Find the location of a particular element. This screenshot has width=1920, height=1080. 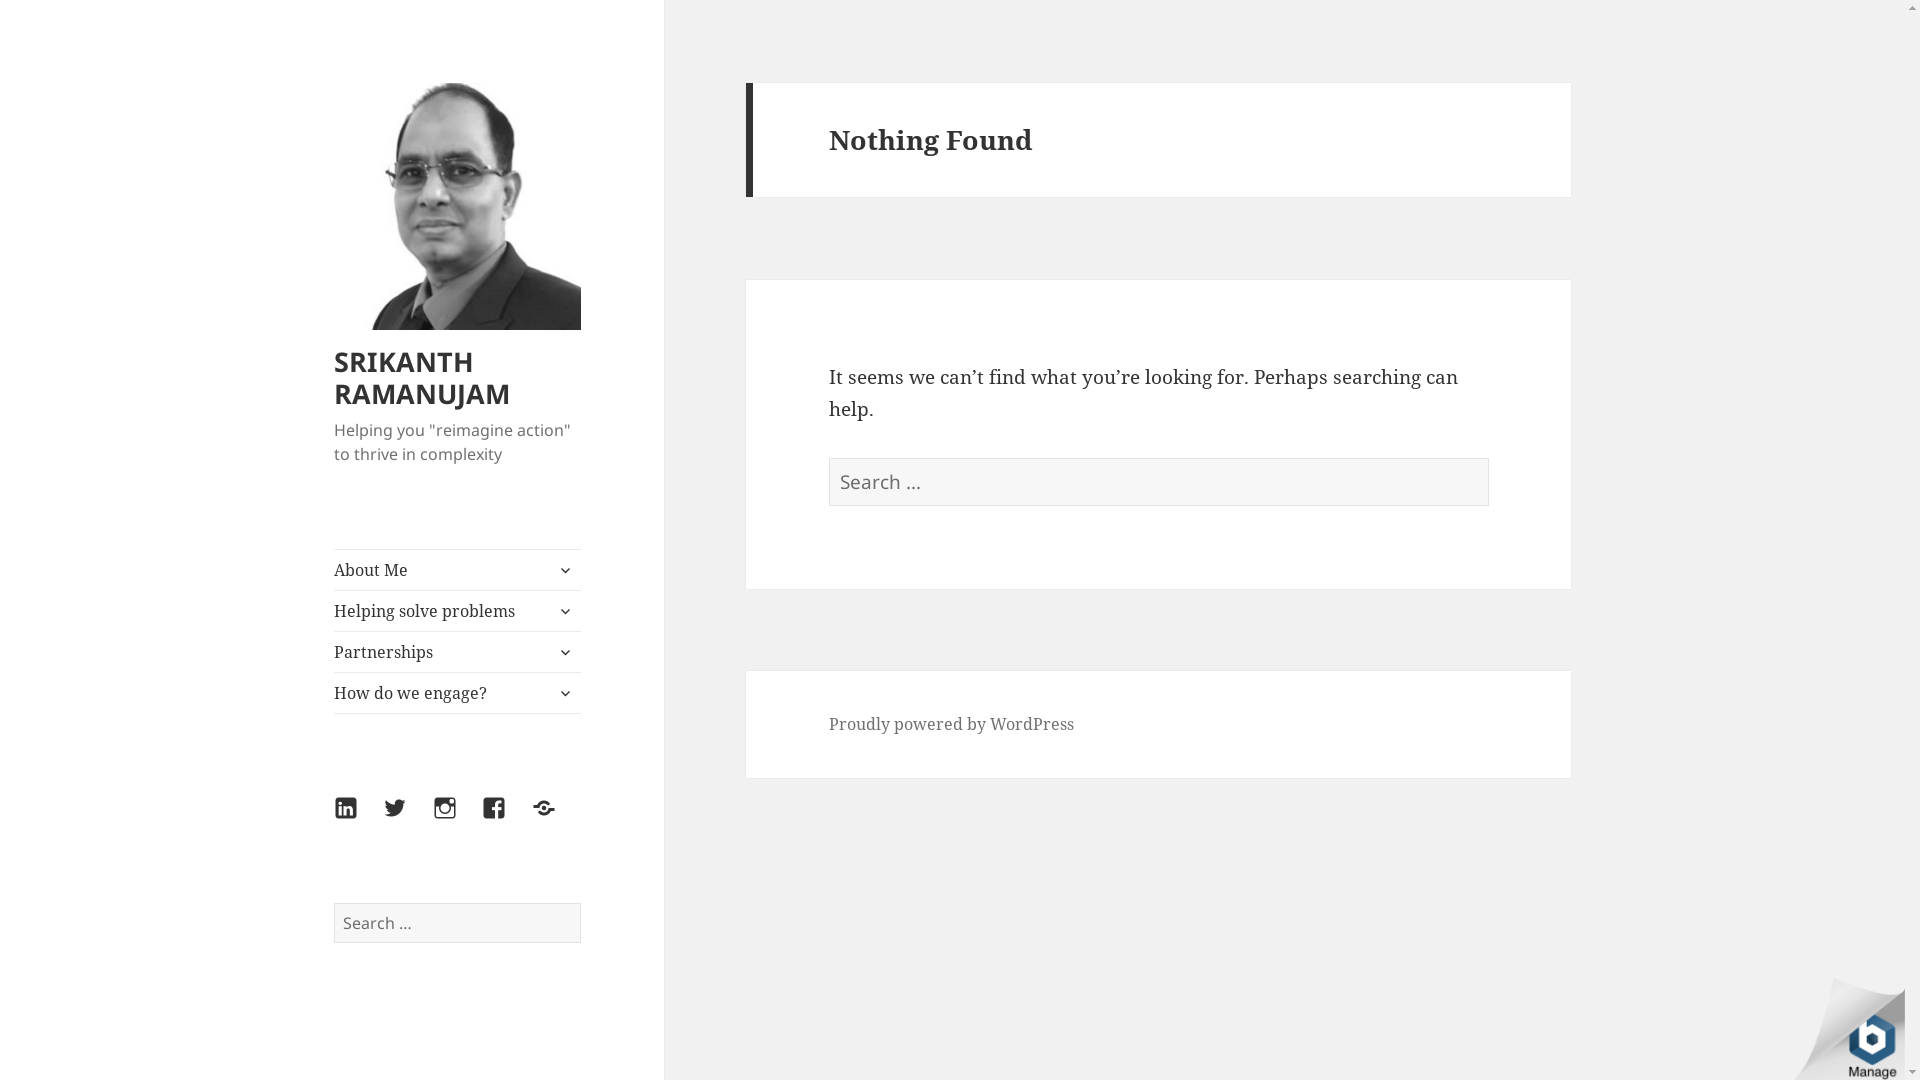

'About Me' is located at coordinates (456, 570).